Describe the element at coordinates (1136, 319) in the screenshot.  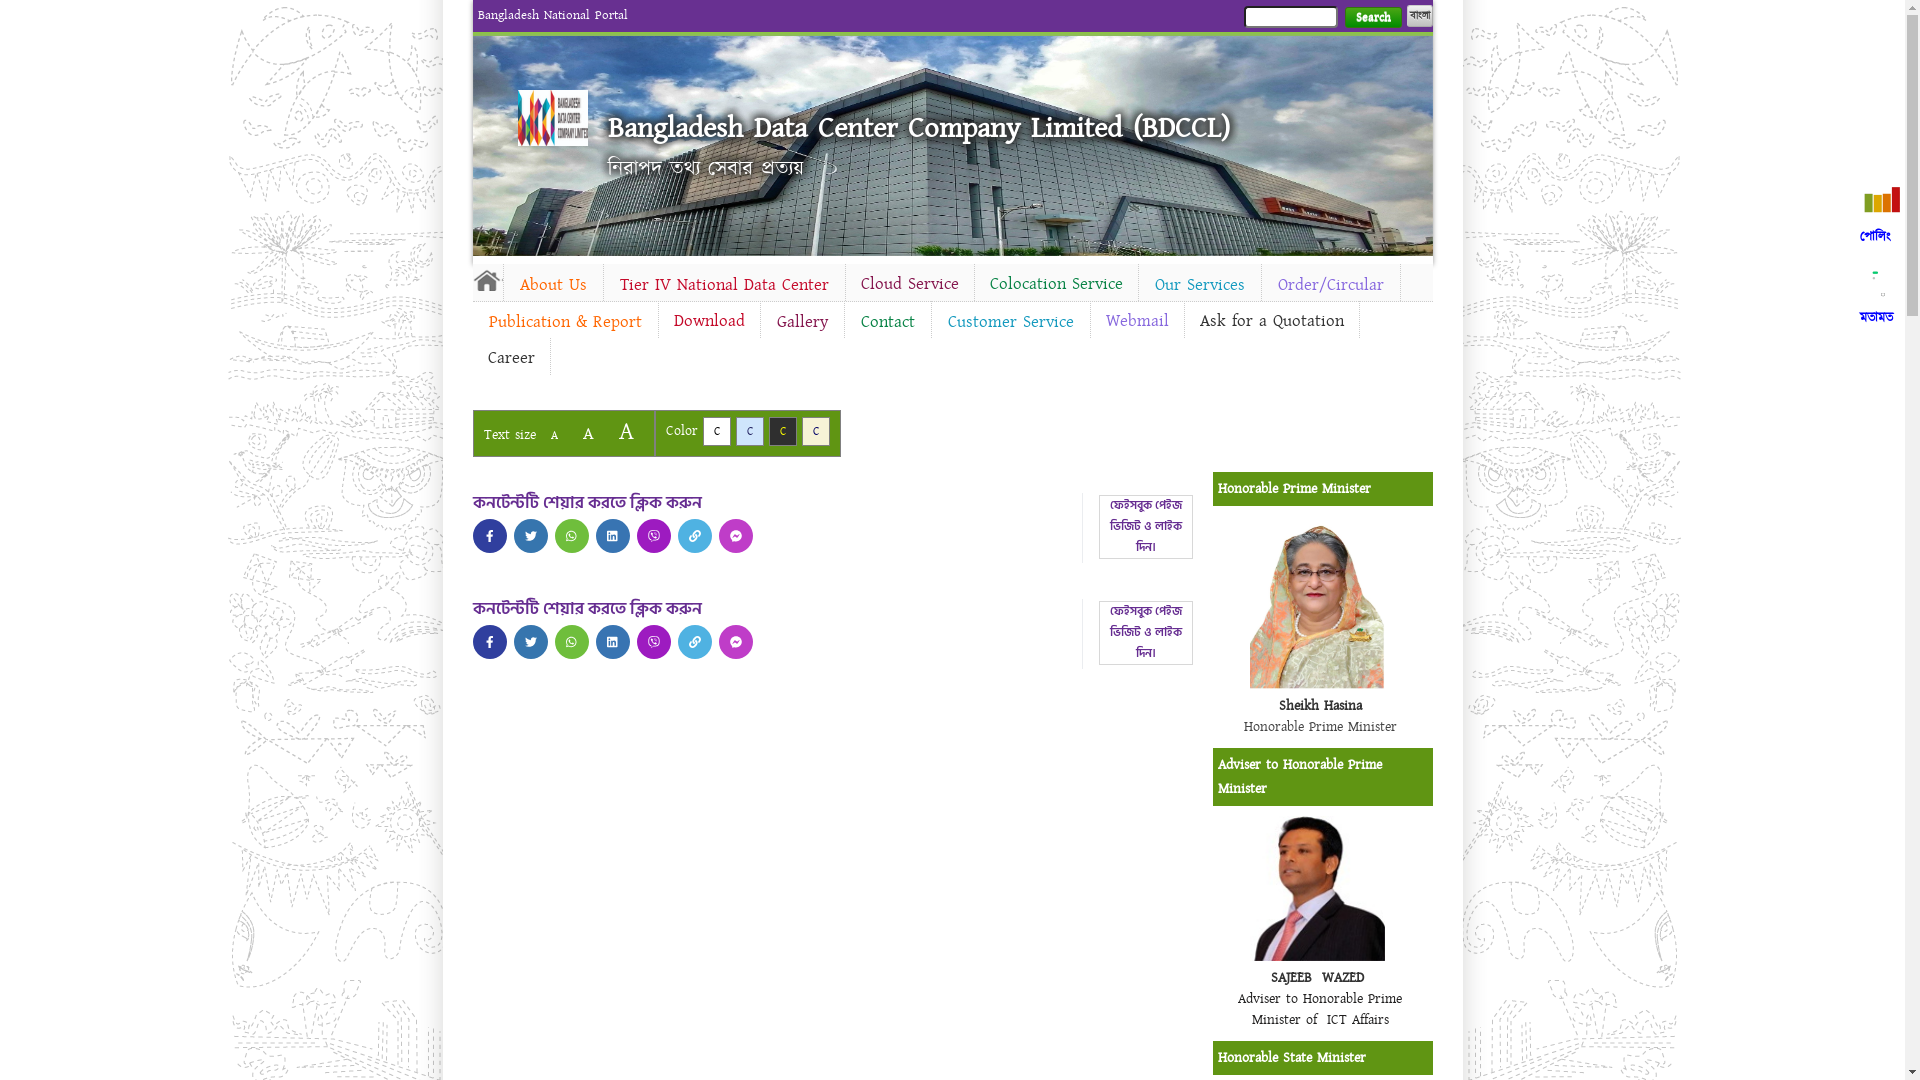
I see `'Webmail'` at that location.